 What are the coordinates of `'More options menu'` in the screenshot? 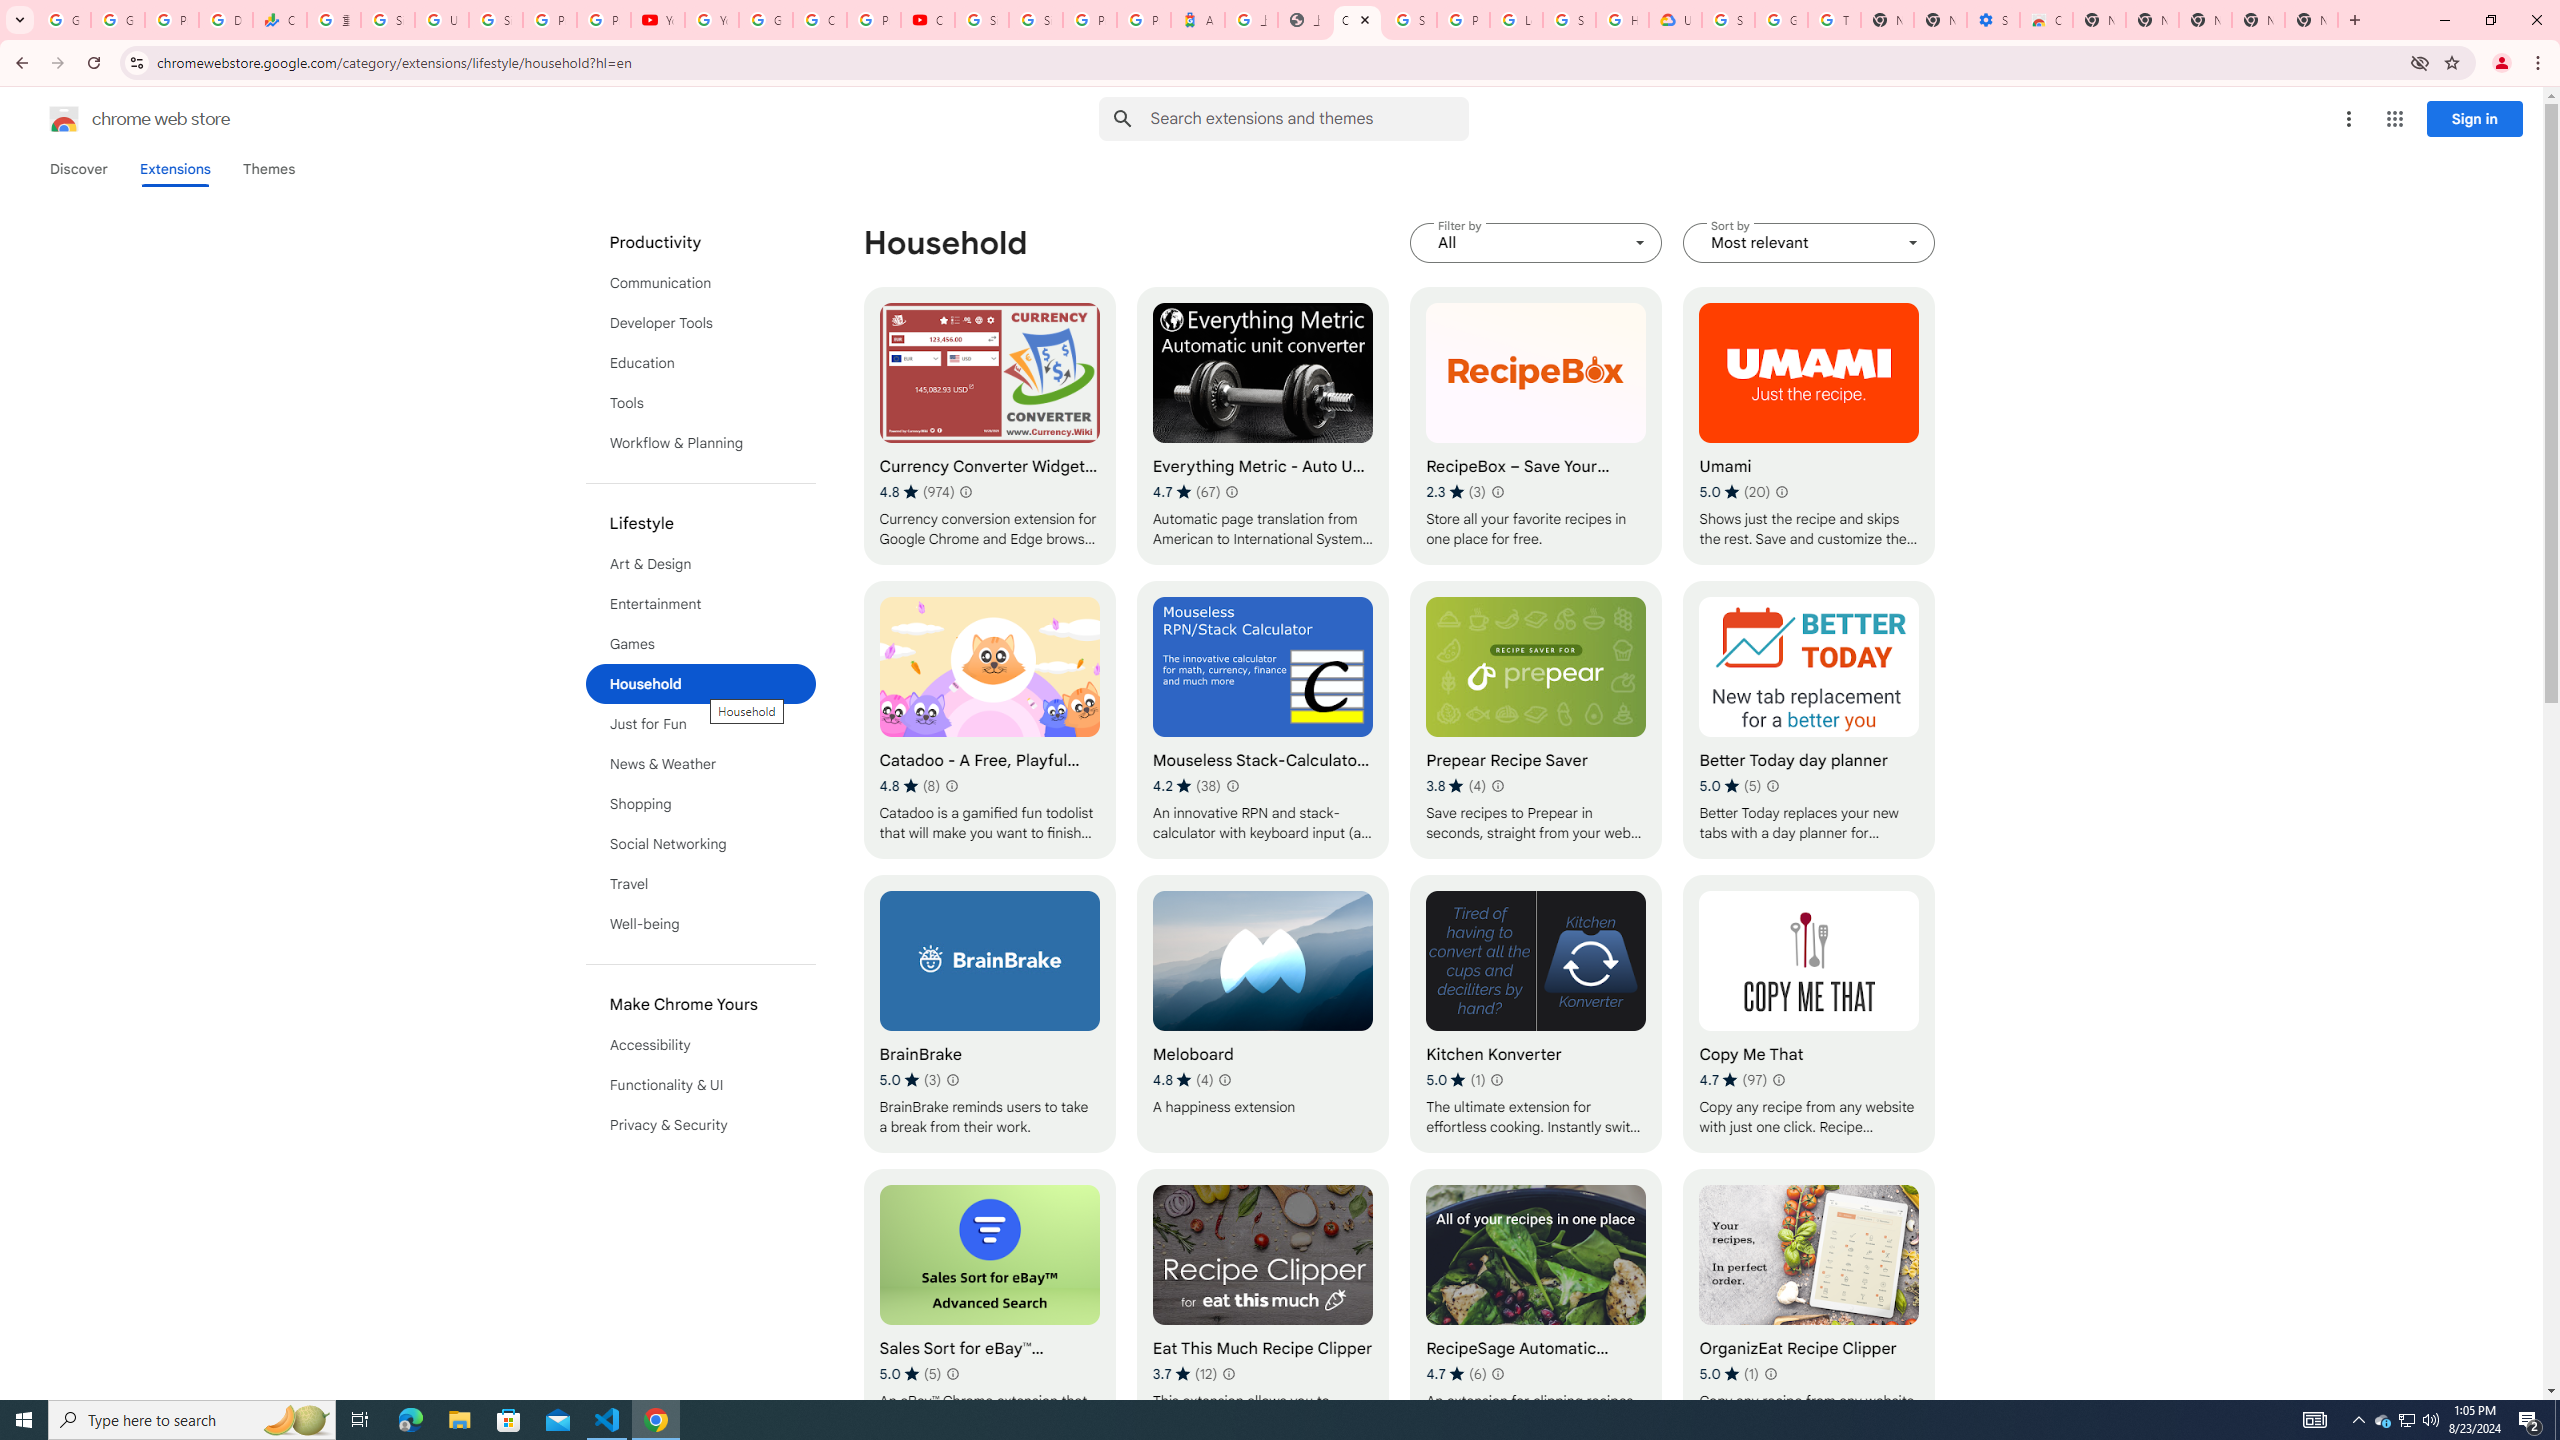 It's located at (2348, 118).